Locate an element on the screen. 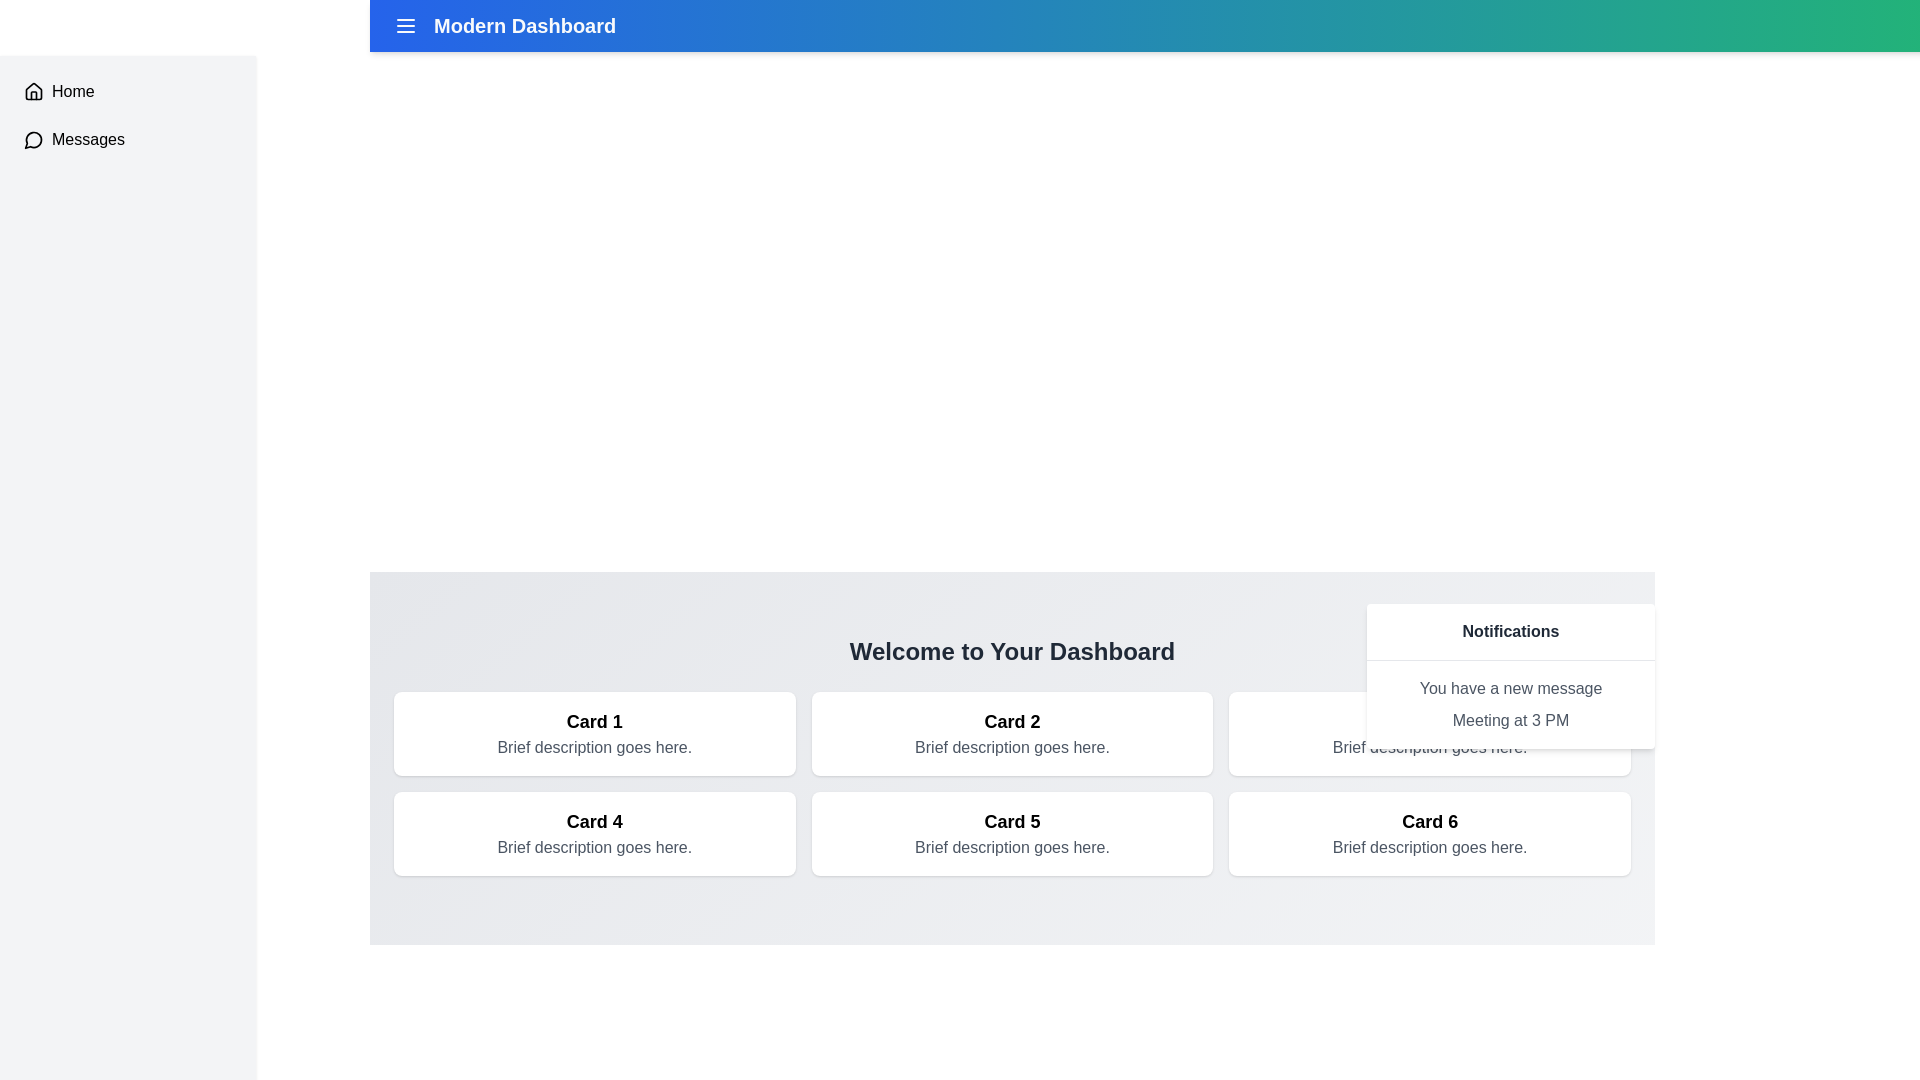  the 'Messages' button, which is the second item in the vertical list of menu items on the left sidebar is located at coordinates (127, 138).